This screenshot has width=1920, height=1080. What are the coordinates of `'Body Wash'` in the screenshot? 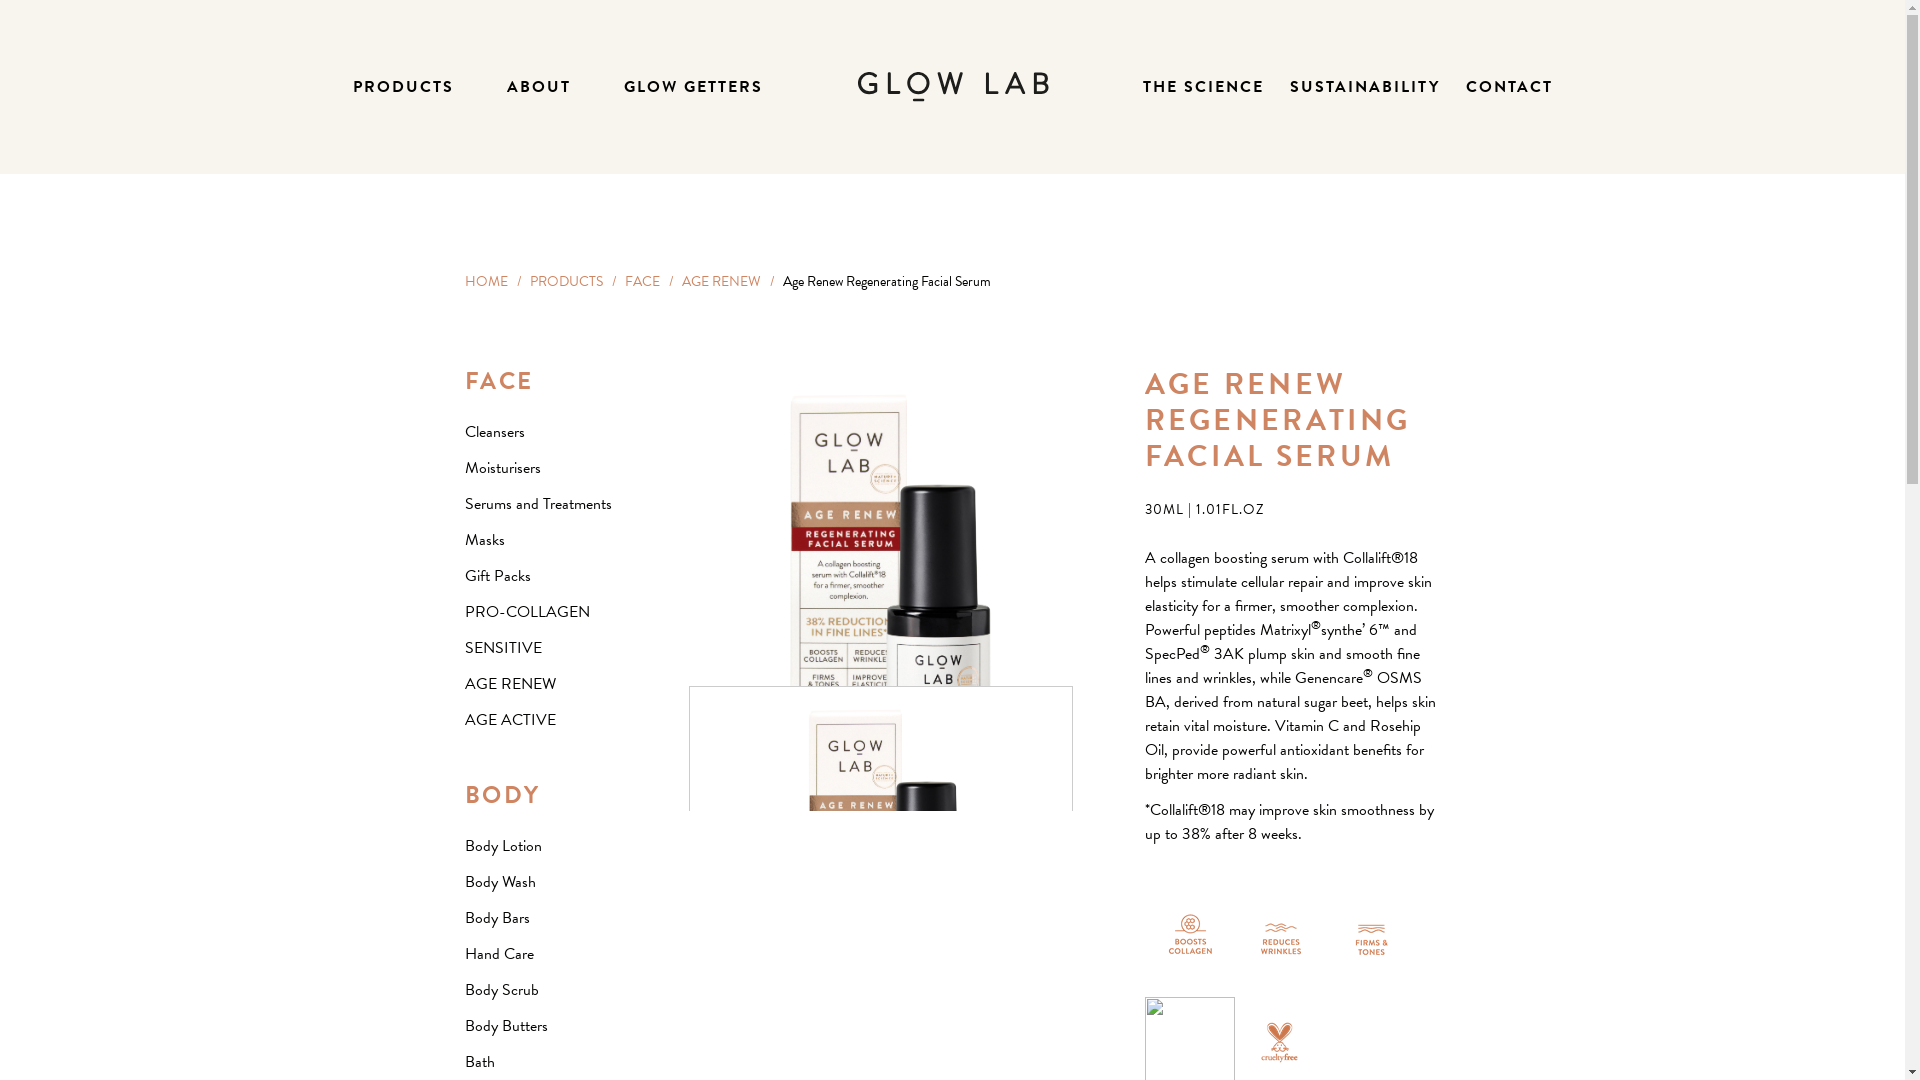 It's located at (463, 881).